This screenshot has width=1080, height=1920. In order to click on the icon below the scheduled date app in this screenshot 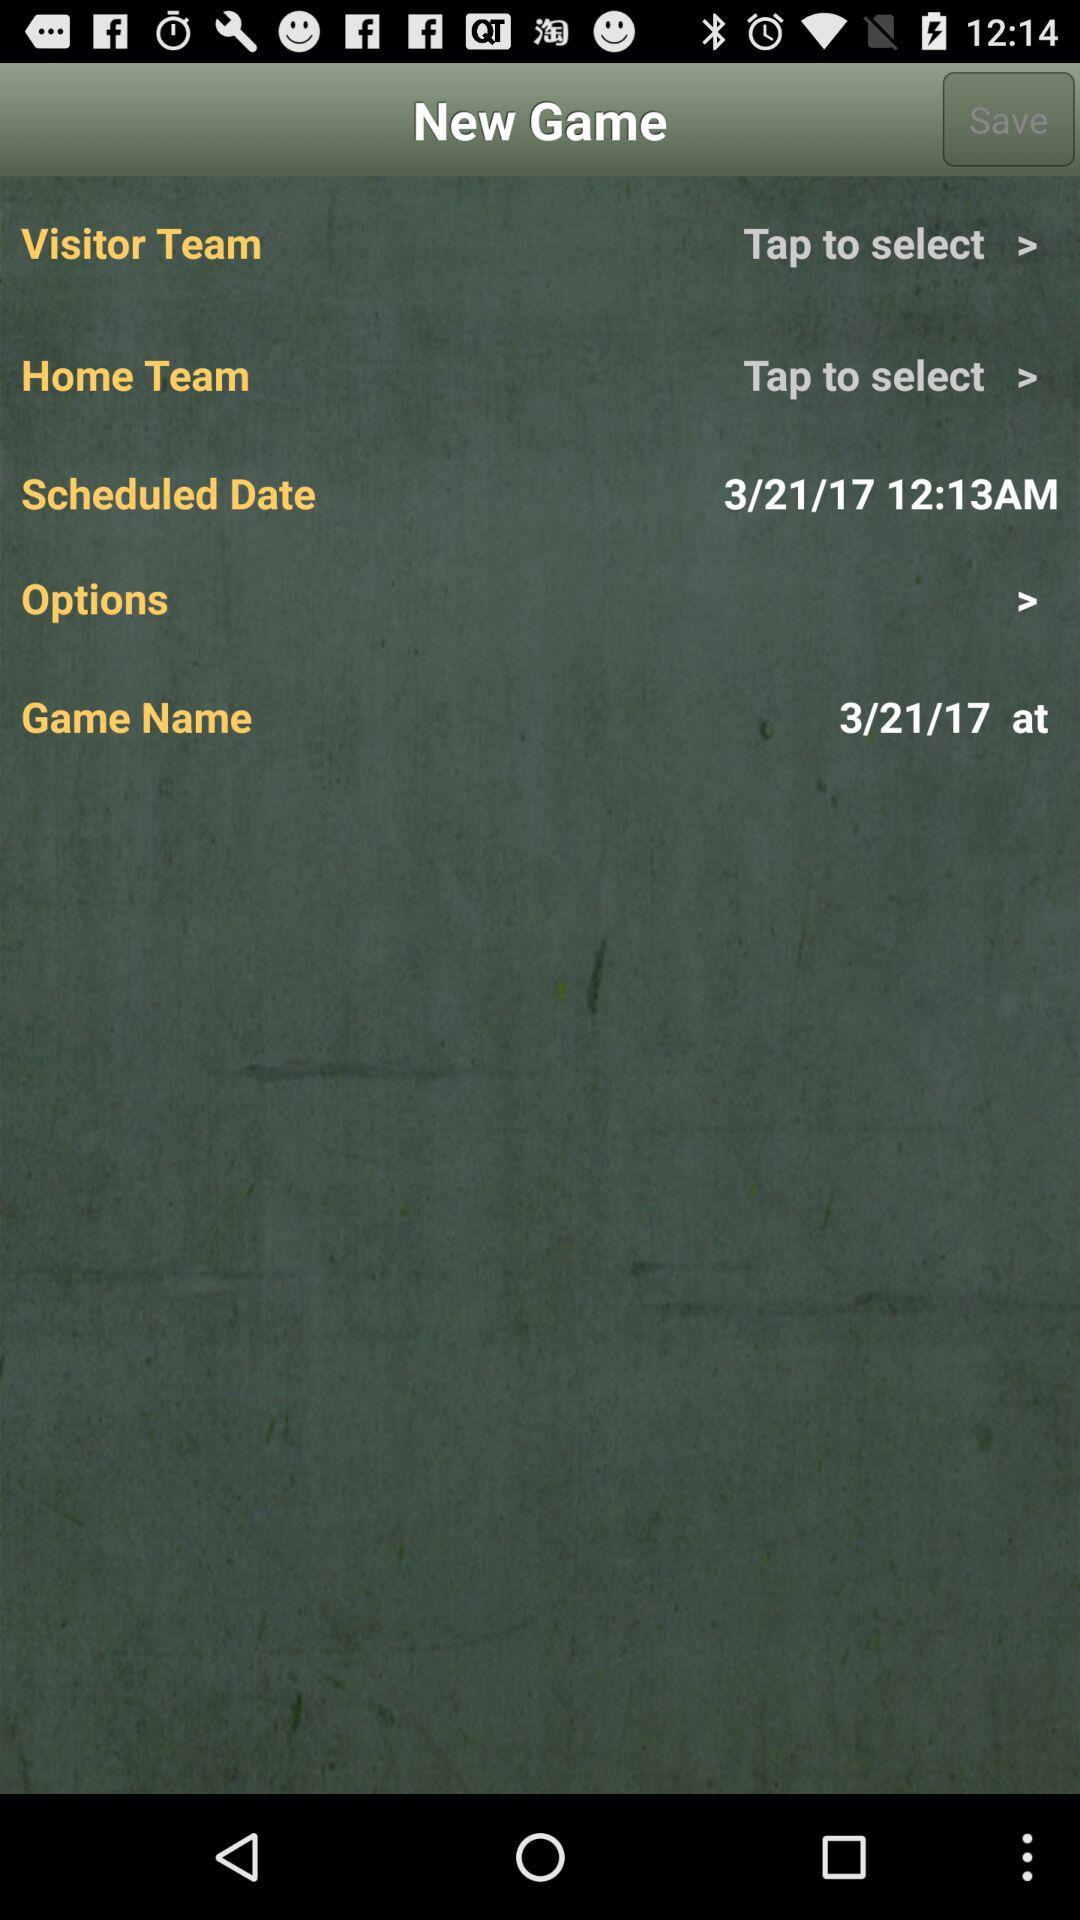, I will do `click(798, 596)`.